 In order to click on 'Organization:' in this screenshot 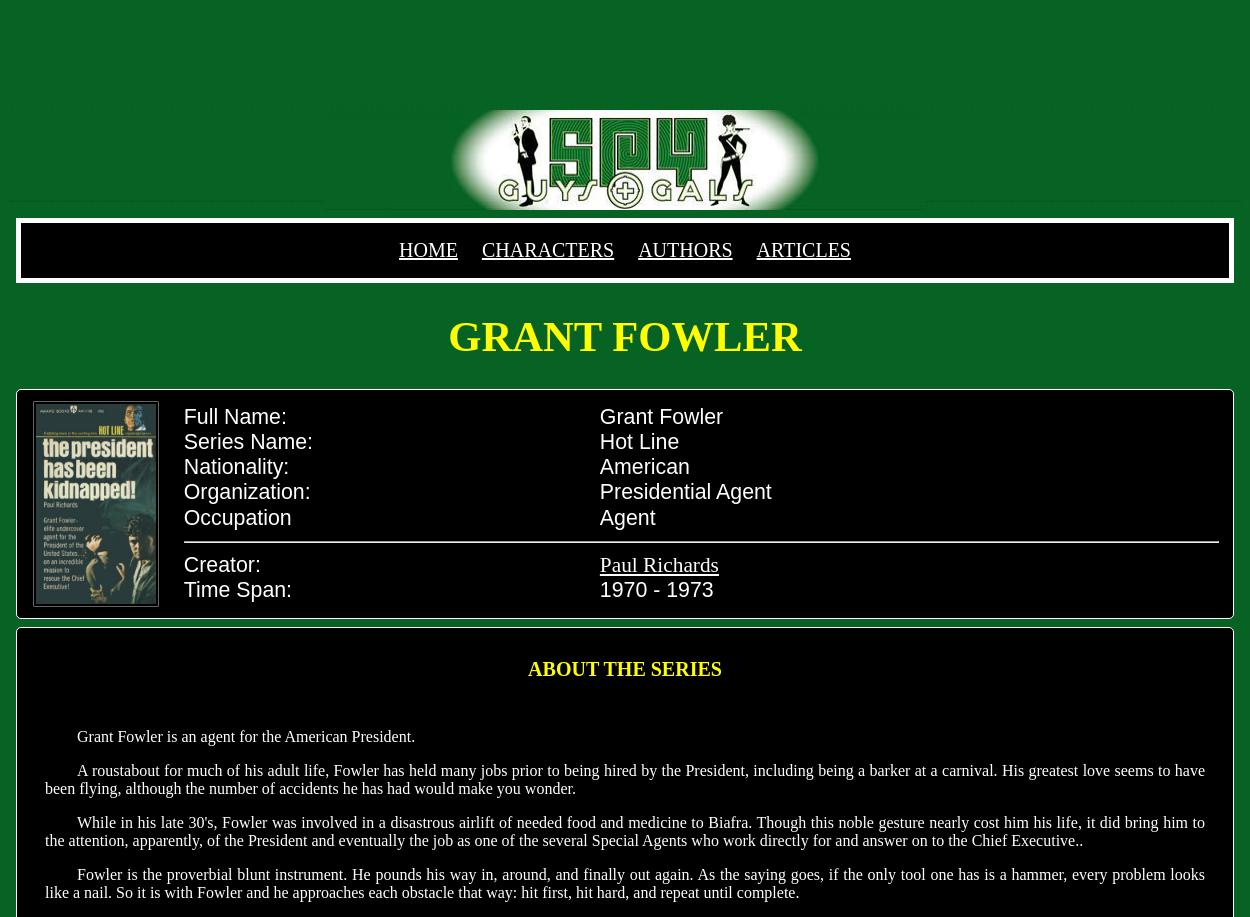, I will do `click(245, 490)`.